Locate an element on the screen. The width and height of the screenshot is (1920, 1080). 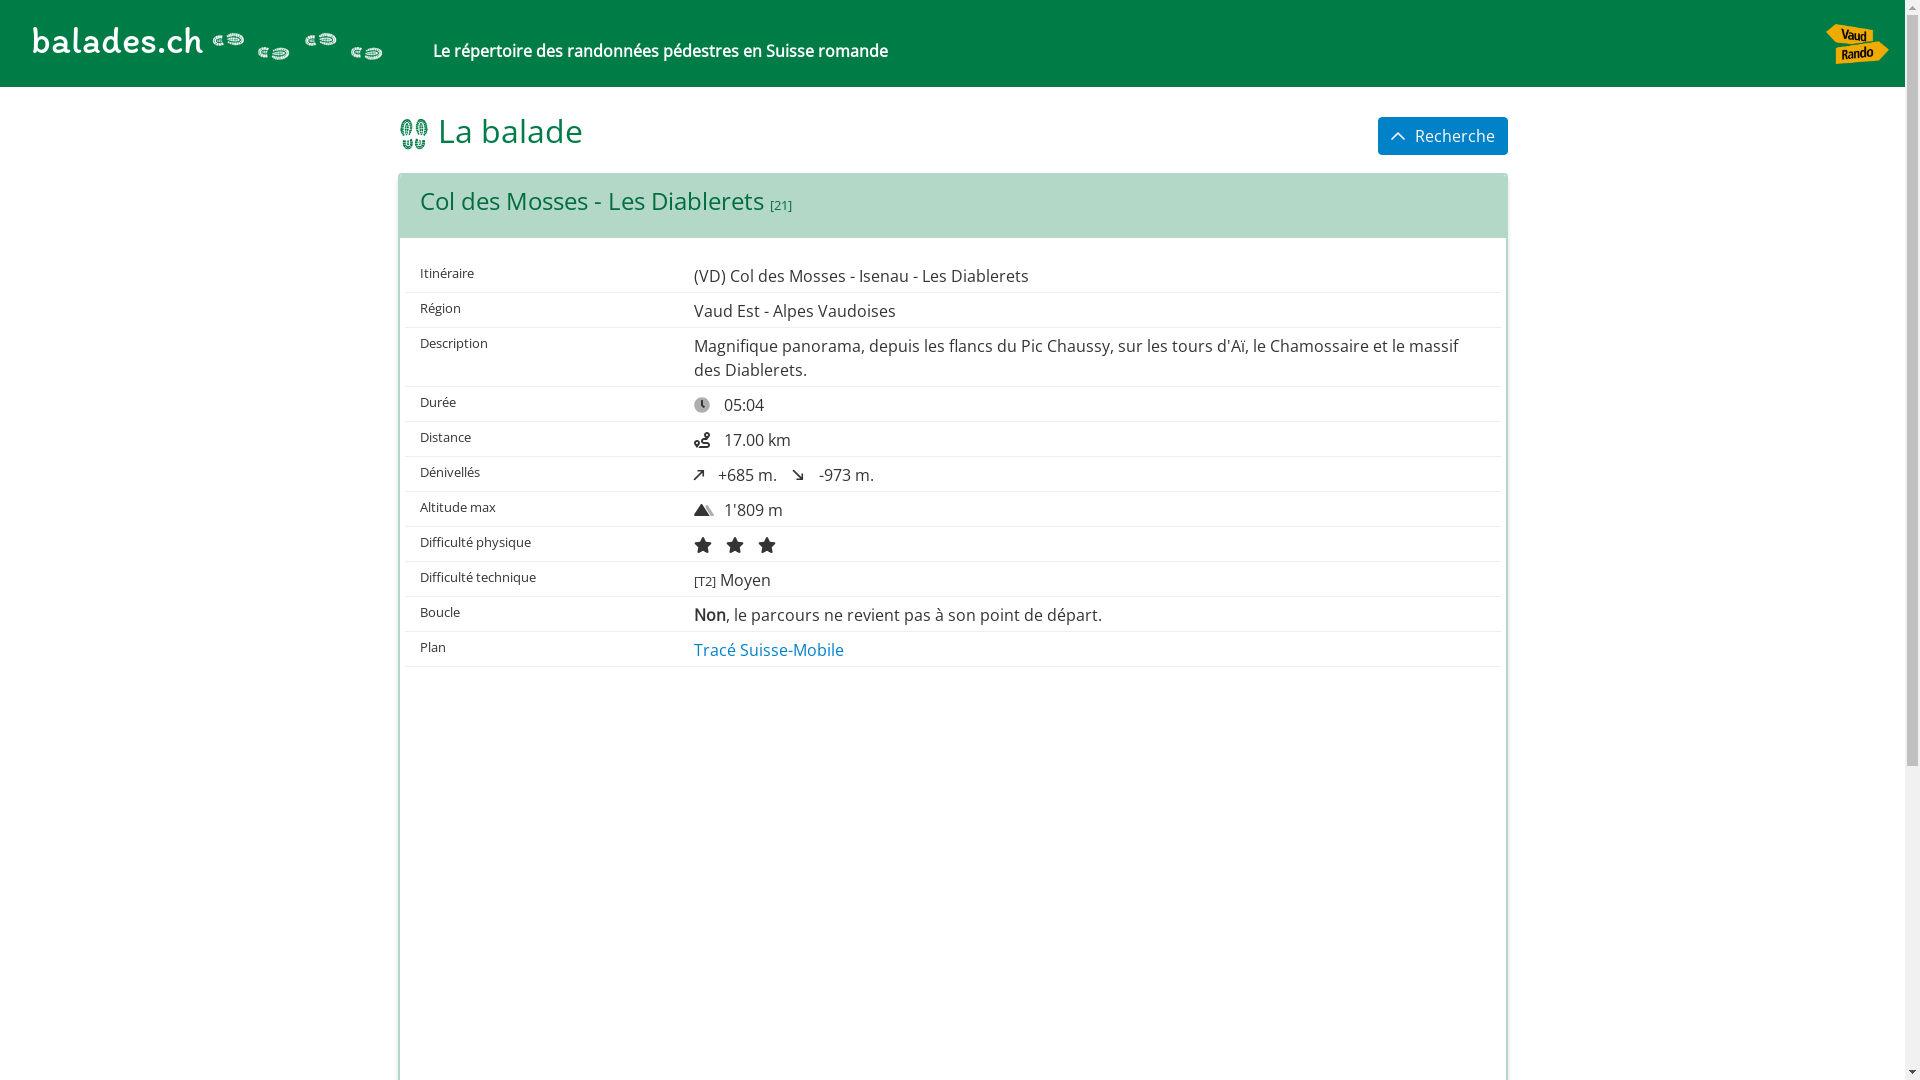
'Association Vaud Rando' is located at coordinates (1856, 43).